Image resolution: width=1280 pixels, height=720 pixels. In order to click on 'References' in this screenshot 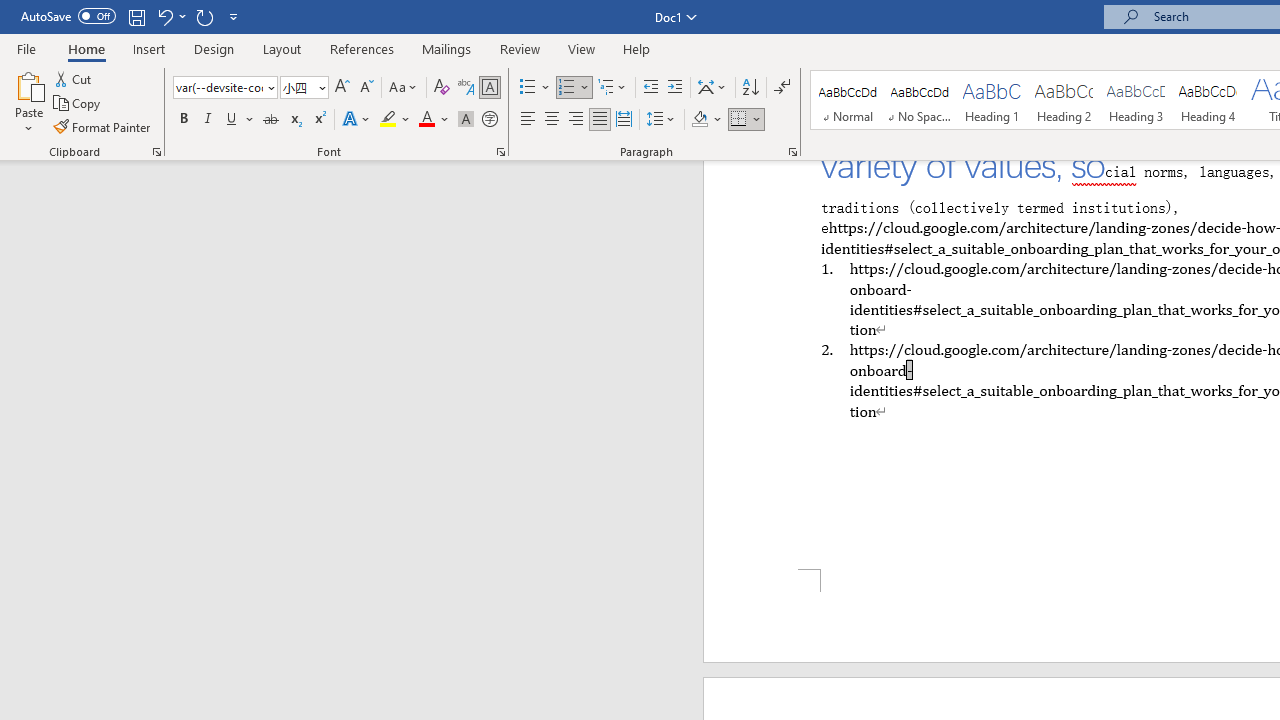, I will do `click(362, 48)`.